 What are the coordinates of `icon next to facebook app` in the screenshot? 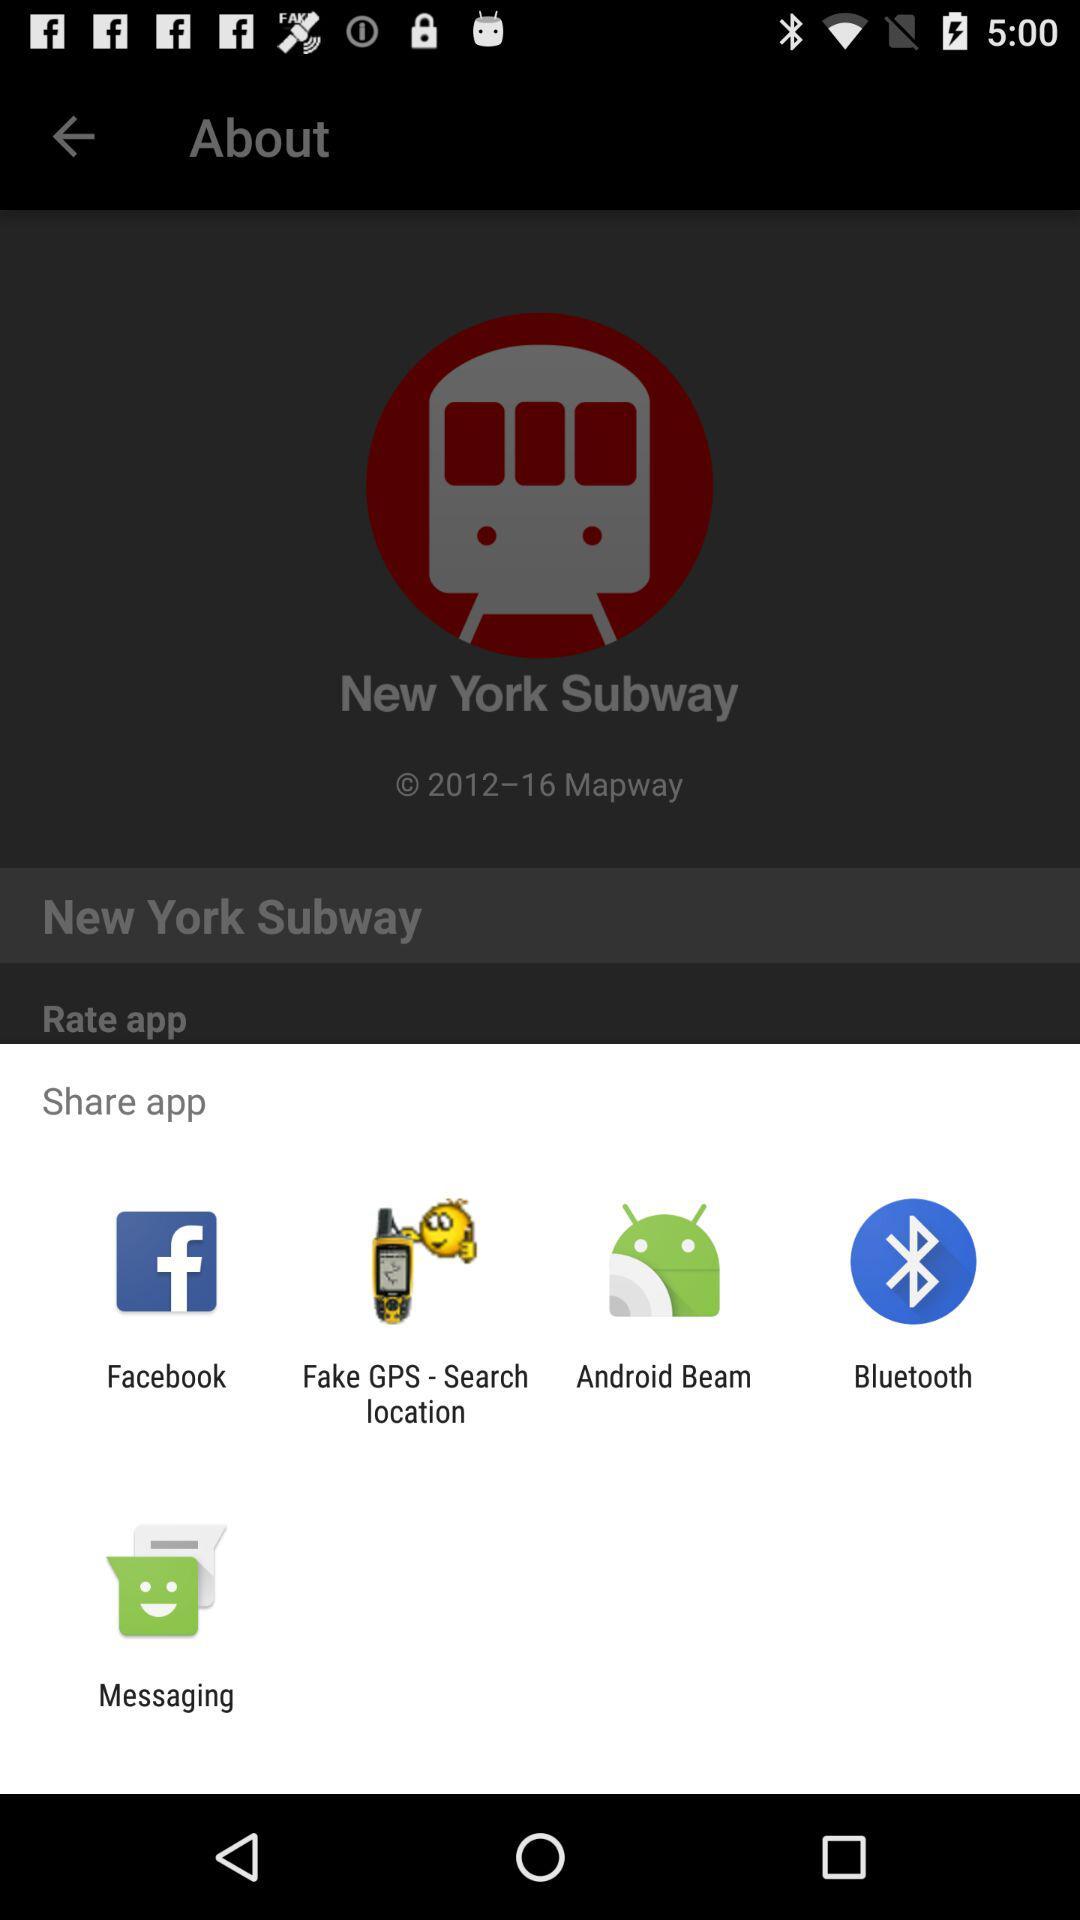 It's located at (414, 1392).